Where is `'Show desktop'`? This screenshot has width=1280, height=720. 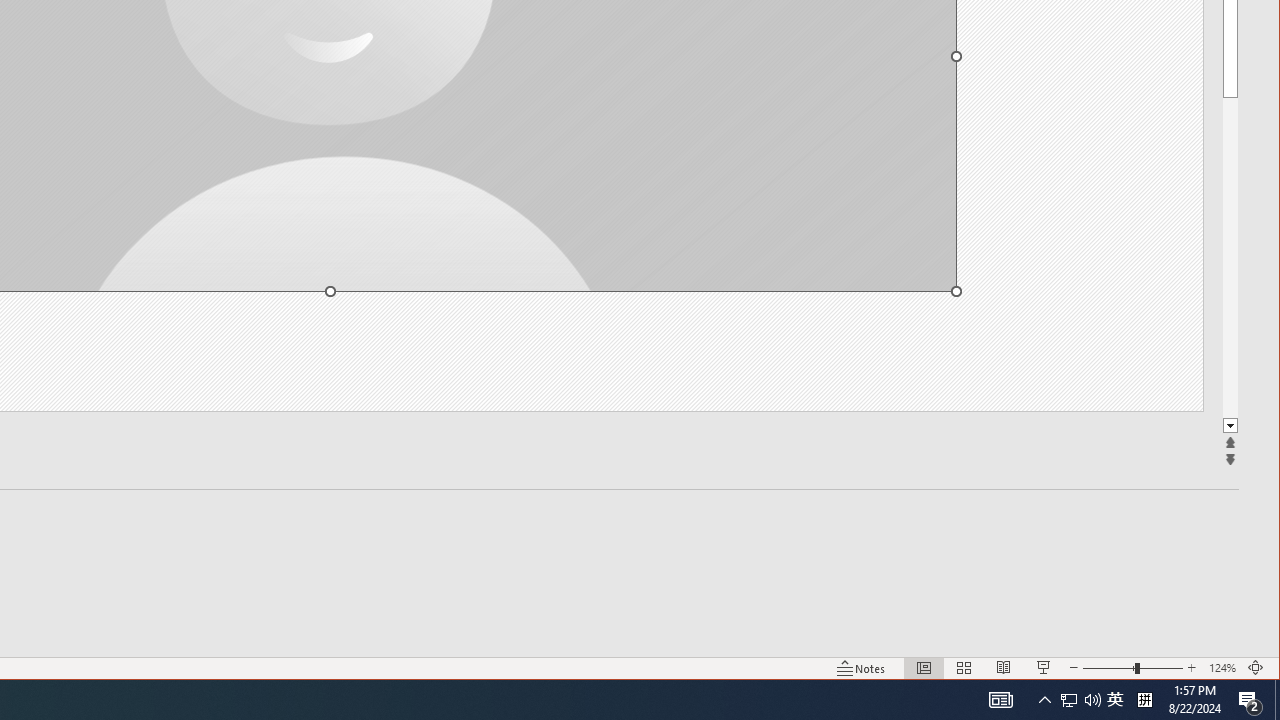
'Show desktop' is located at coordinates (1276, 698).